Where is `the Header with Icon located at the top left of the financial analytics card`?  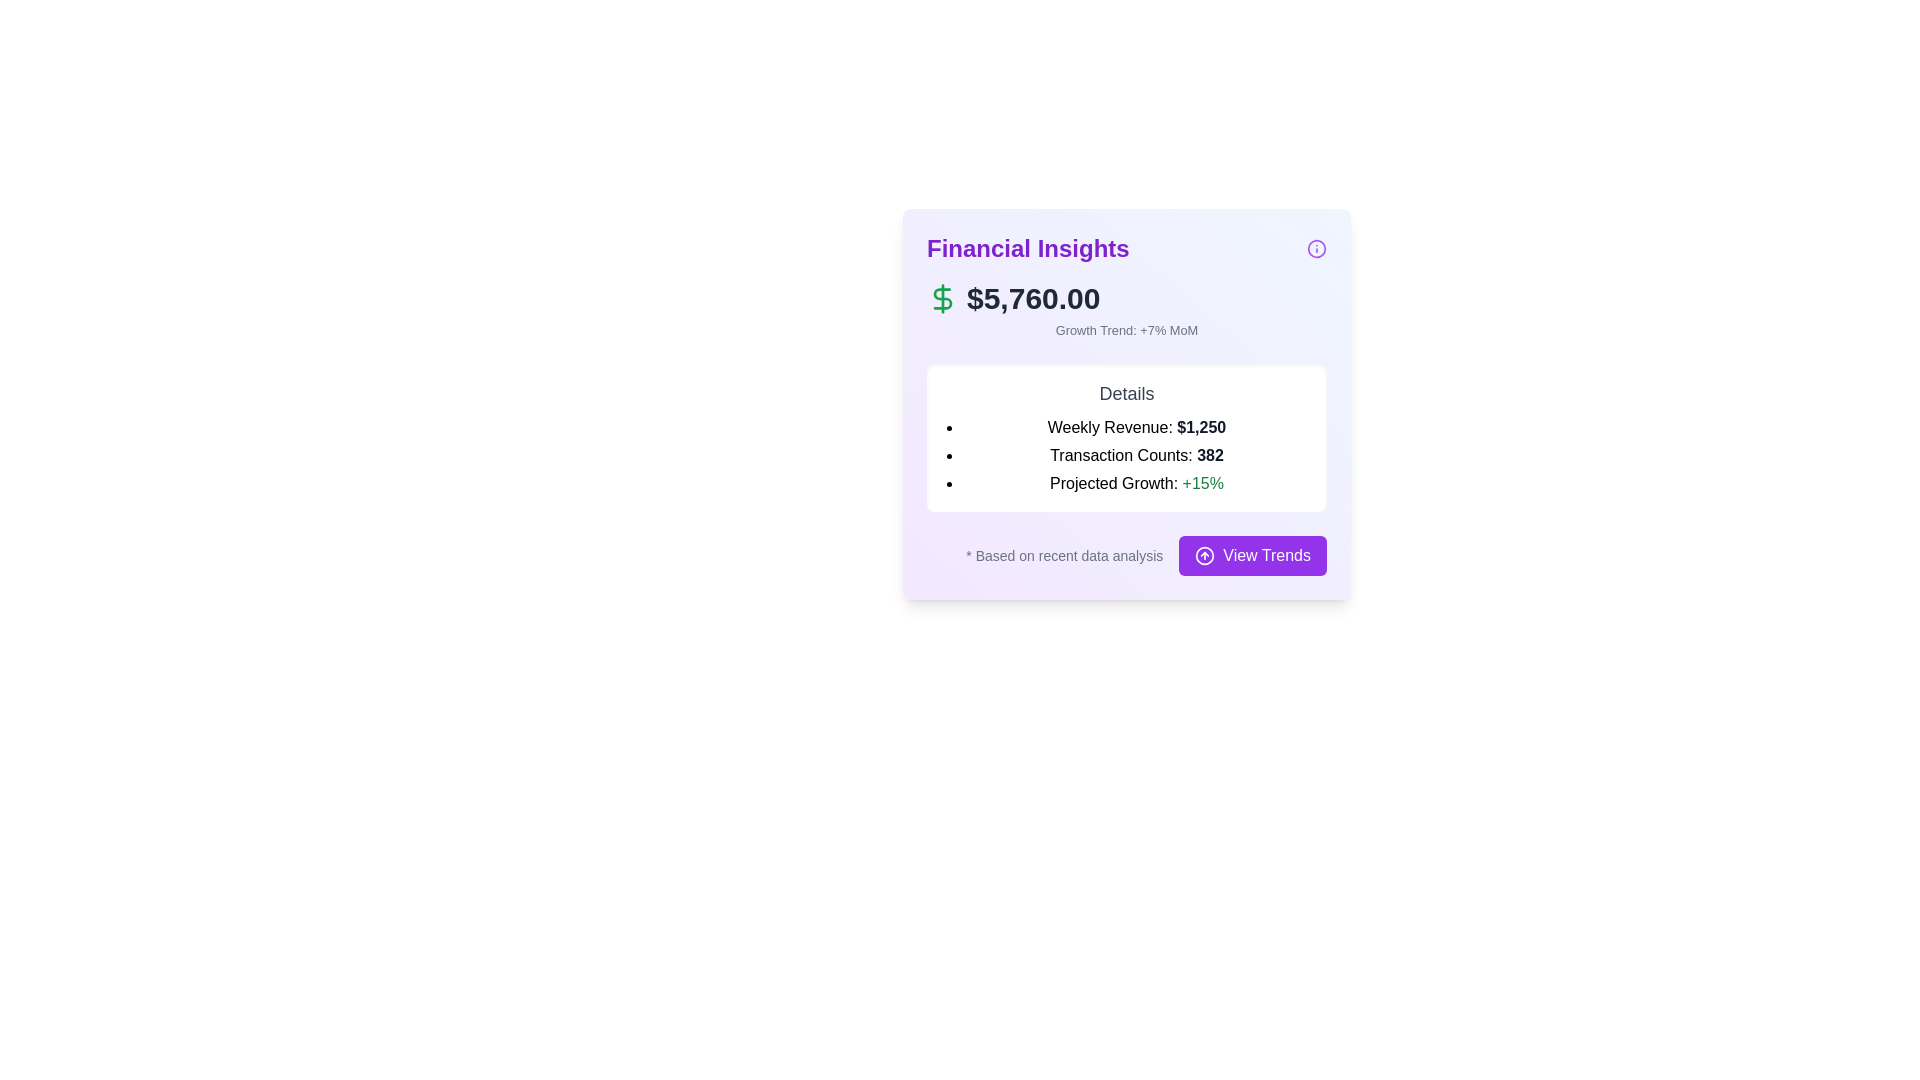
the Header with Icon located at the top left of the financial analytics card is located at coordinates (1127, 248).